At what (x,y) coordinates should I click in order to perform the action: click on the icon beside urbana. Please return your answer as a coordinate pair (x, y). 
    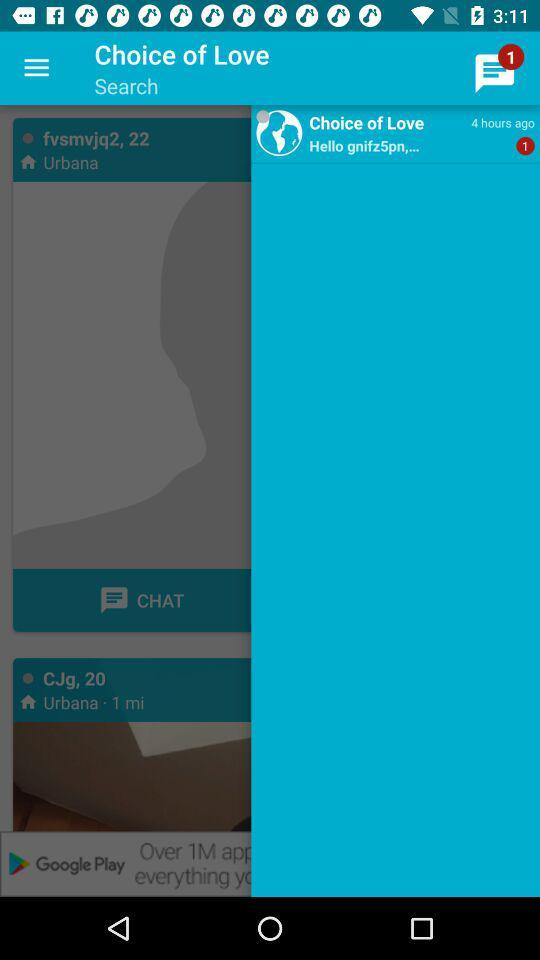
    Looking at the image, I should click on (27, 160).